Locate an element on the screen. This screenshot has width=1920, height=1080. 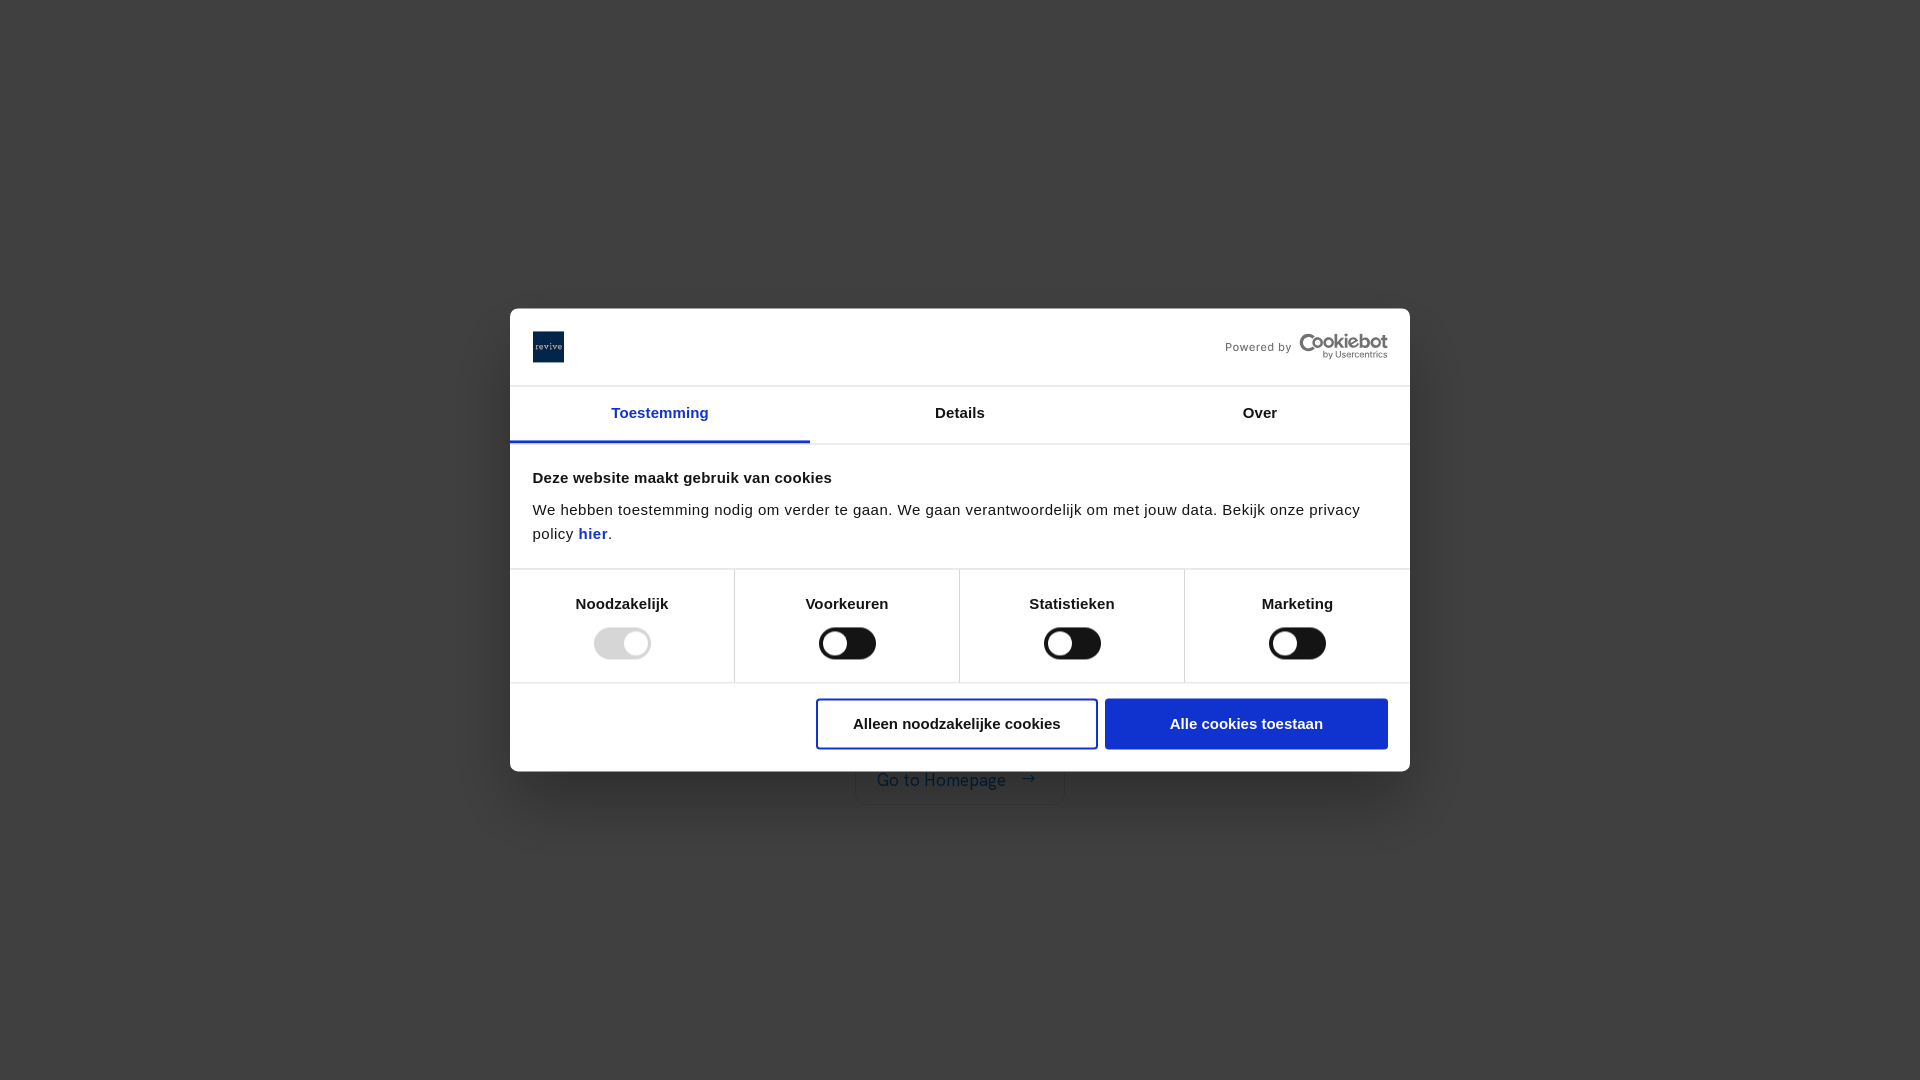
'Go to Homepage' is located at coordinates (854, 778).